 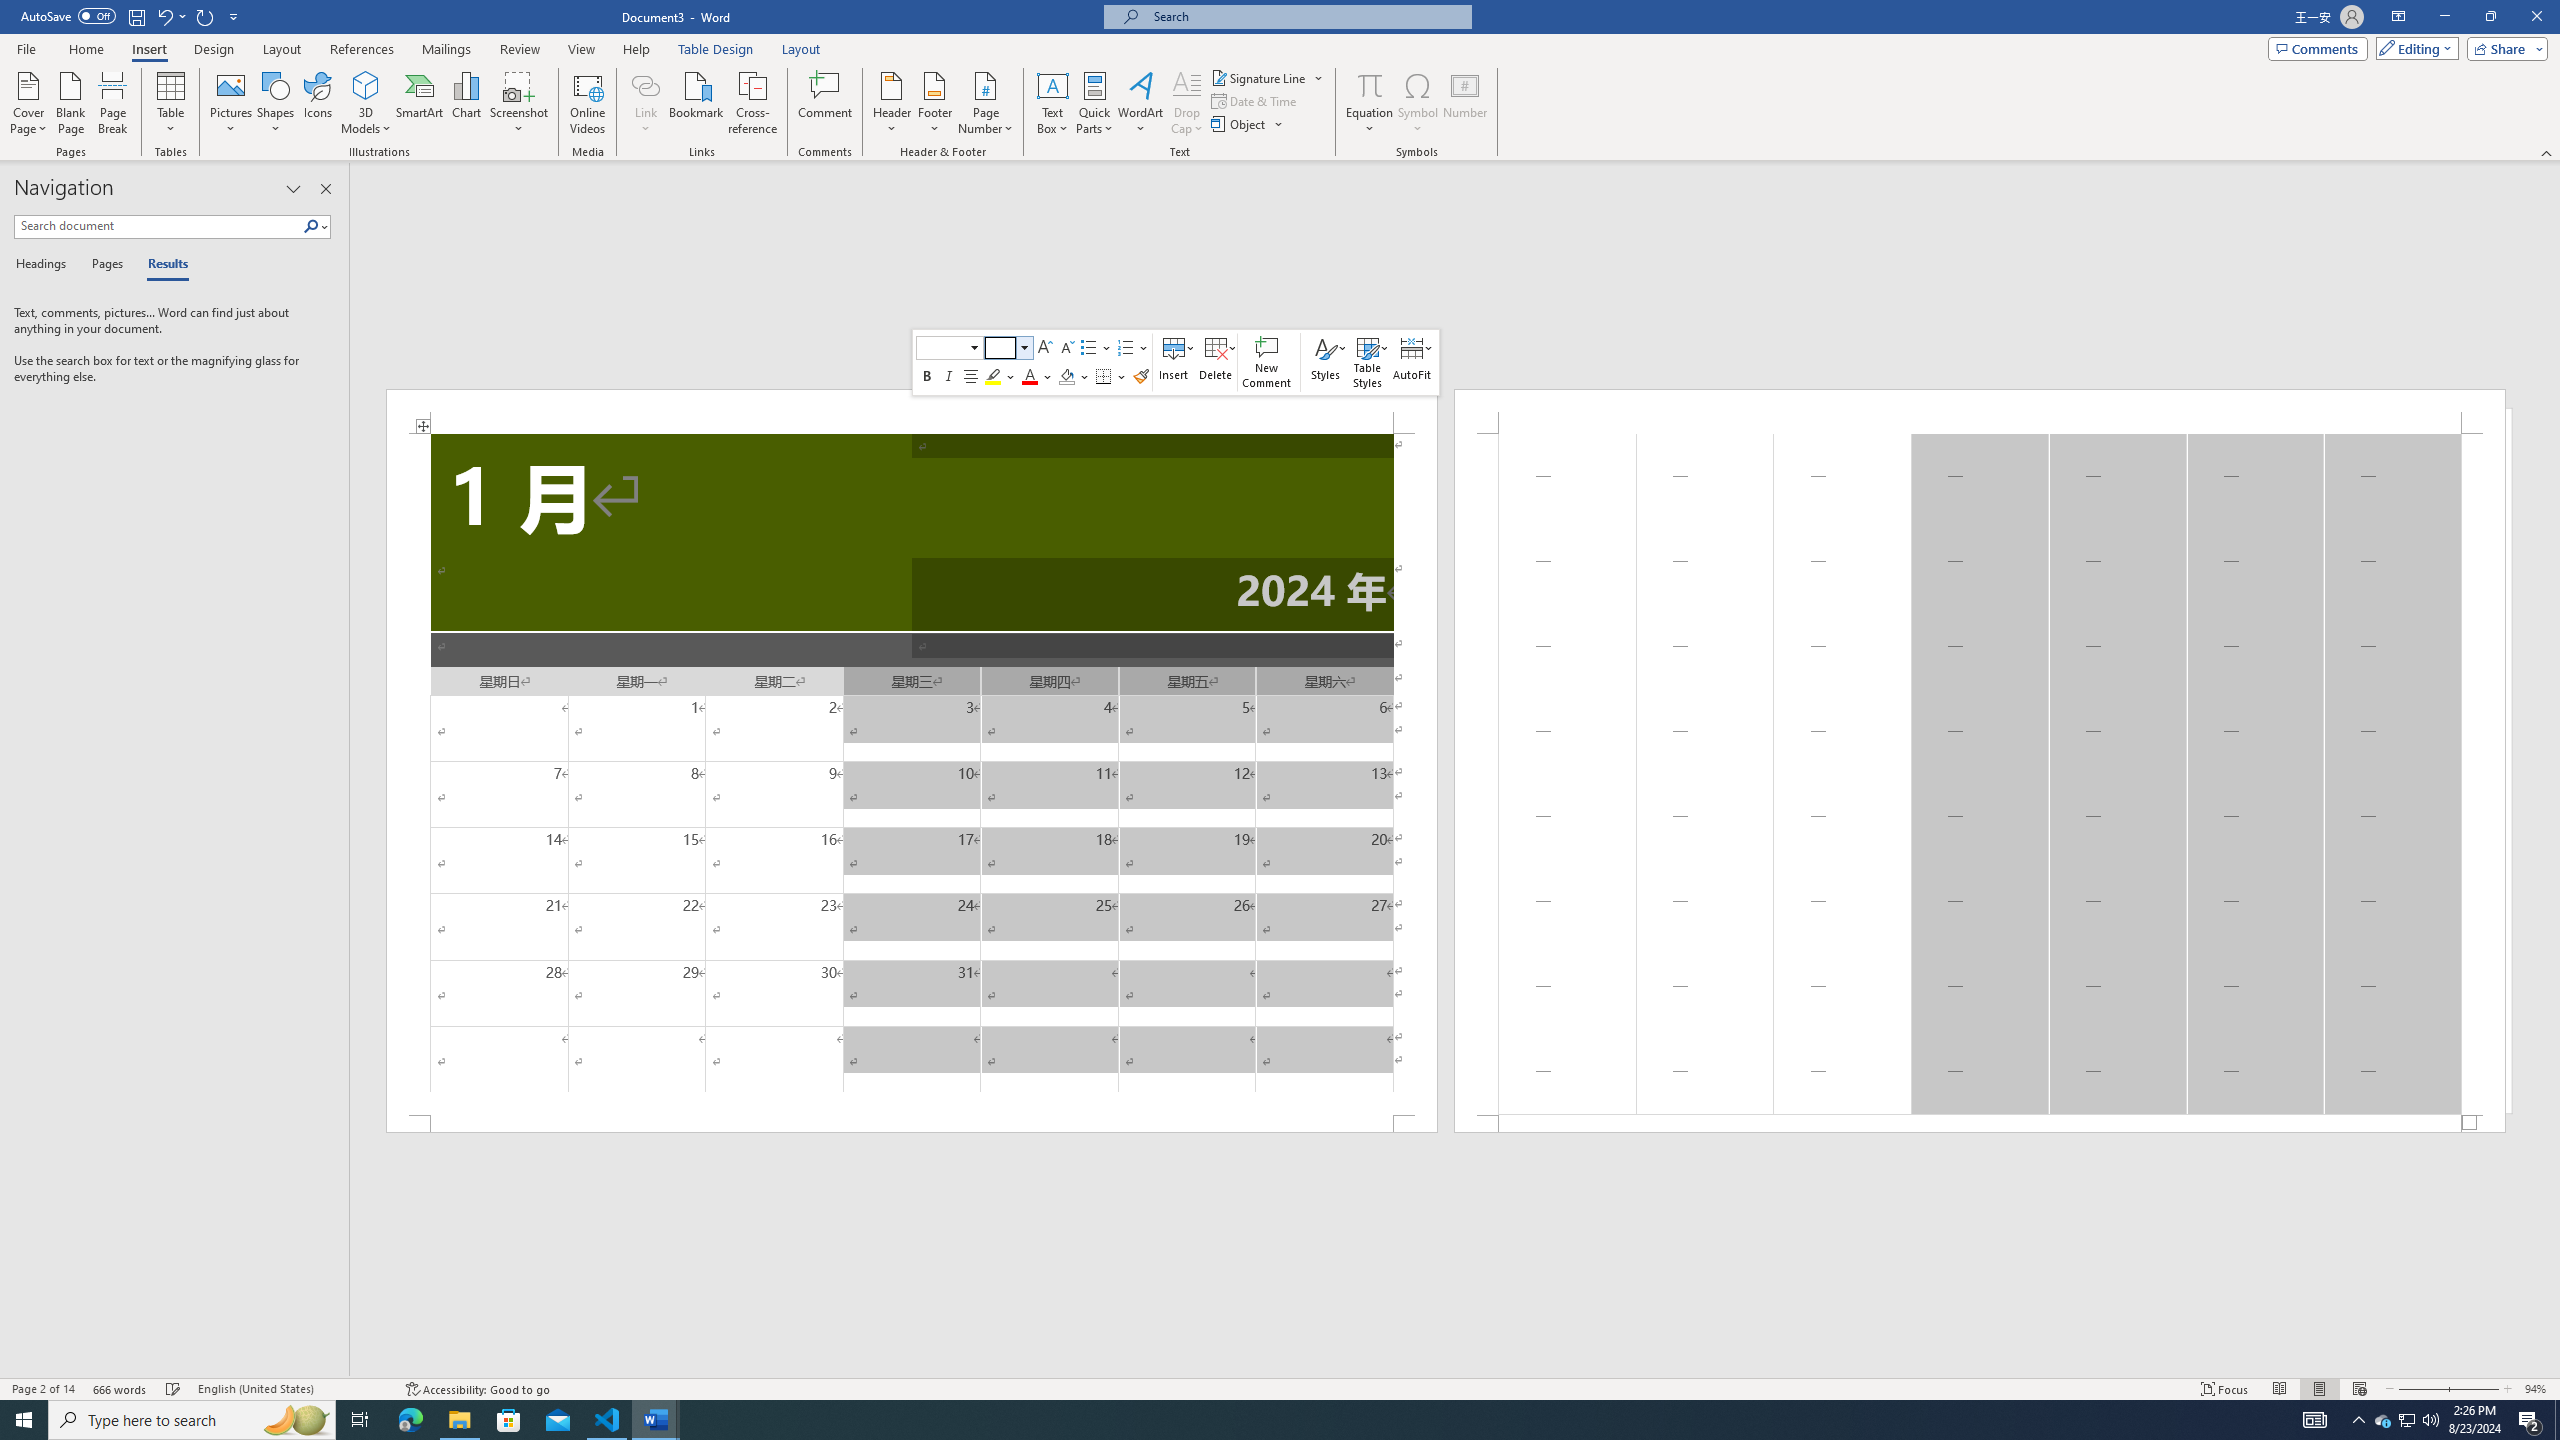 I want to click on 'Table', so click(x=171, y=103).